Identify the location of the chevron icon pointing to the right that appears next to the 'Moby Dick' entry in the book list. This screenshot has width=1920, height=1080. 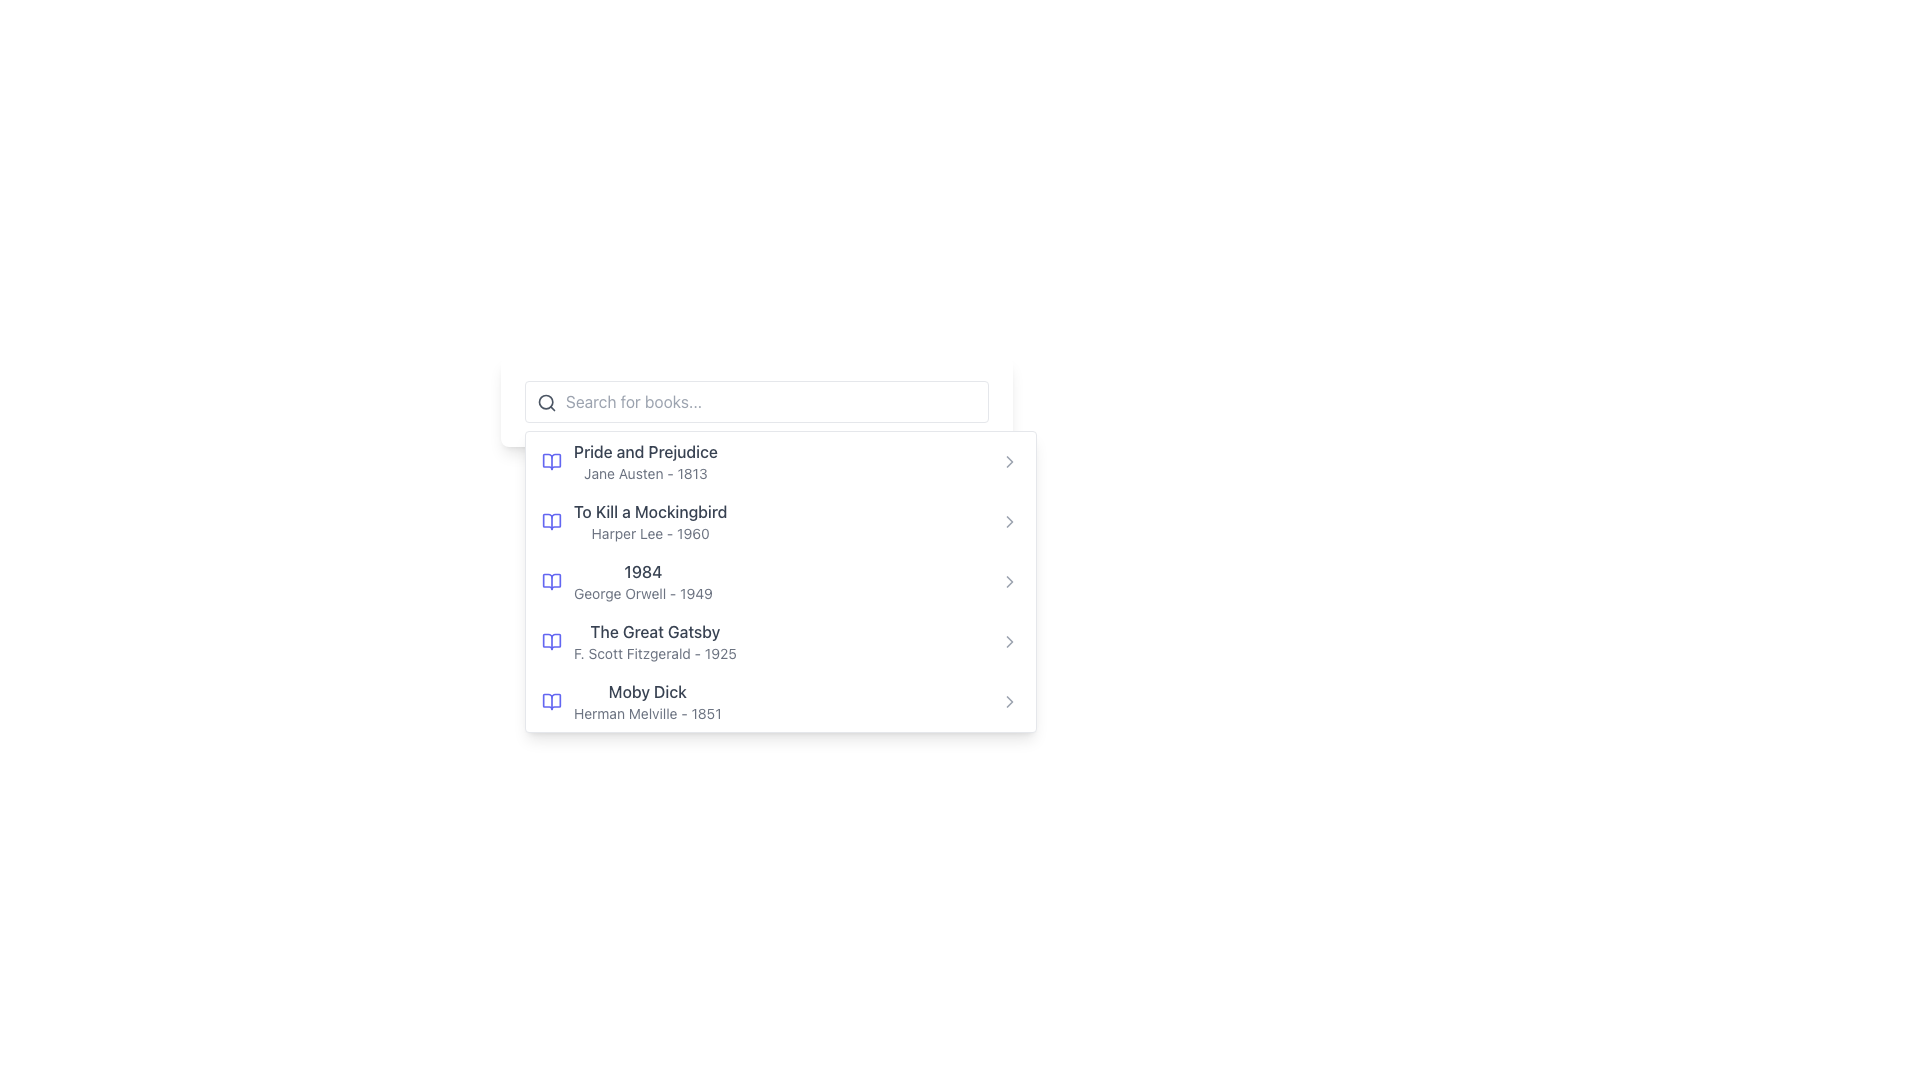
(1009, 701).